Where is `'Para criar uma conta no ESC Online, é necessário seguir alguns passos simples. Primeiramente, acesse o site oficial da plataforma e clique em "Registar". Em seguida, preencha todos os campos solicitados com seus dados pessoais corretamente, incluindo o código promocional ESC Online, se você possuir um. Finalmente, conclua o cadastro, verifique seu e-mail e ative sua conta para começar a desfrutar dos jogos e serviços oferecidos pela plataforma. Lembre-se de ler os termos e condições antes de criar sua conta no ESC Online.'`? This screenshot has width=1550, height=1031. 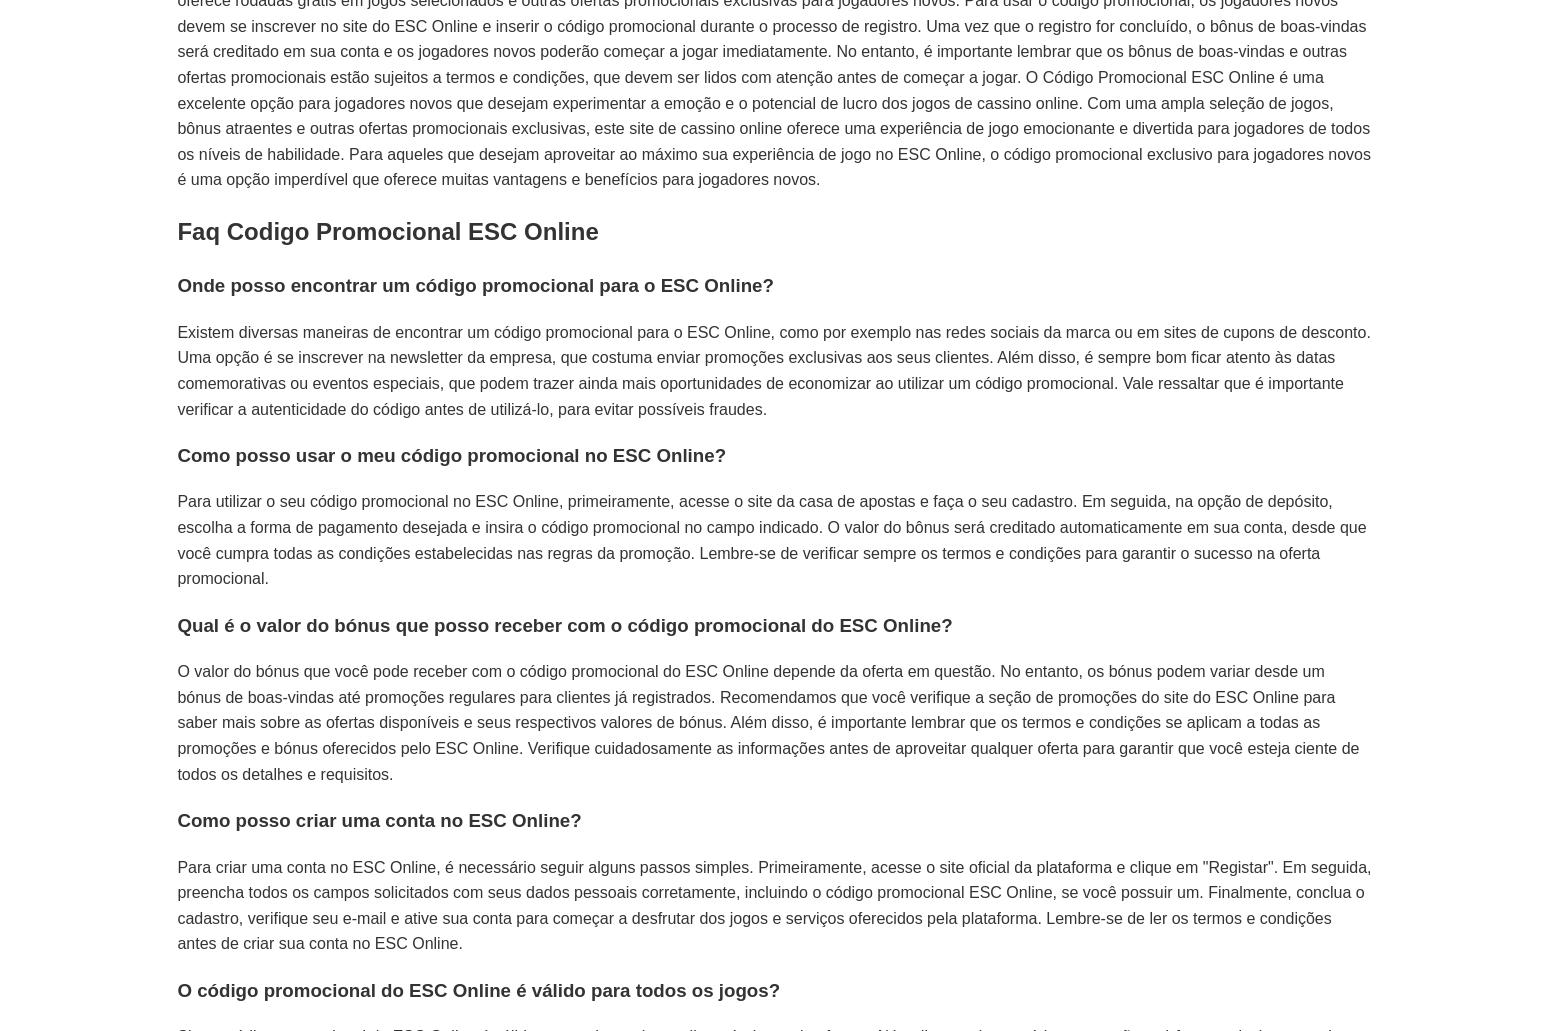 'Para criar uma conta no ESC Online, é necessário seguir alguns passos simples. Primeiramente, acesse o site oficial da plataforma e clique em "Registar". Em seguida, preencha todos os campos solicitados com seus dados pessoais corretamente, incluindo o código promocional ESC Online, se você possuir um. Finalmente, conclua o cadastro, verifique seu e-mail e ative sua conta para começar a desfrutar dos jogos e serviços oferecidos pela plataforma. Lembre-se de ler os termos e condições antes de criar sua conta no ESC Online.' is located at coordinates (774, 905).